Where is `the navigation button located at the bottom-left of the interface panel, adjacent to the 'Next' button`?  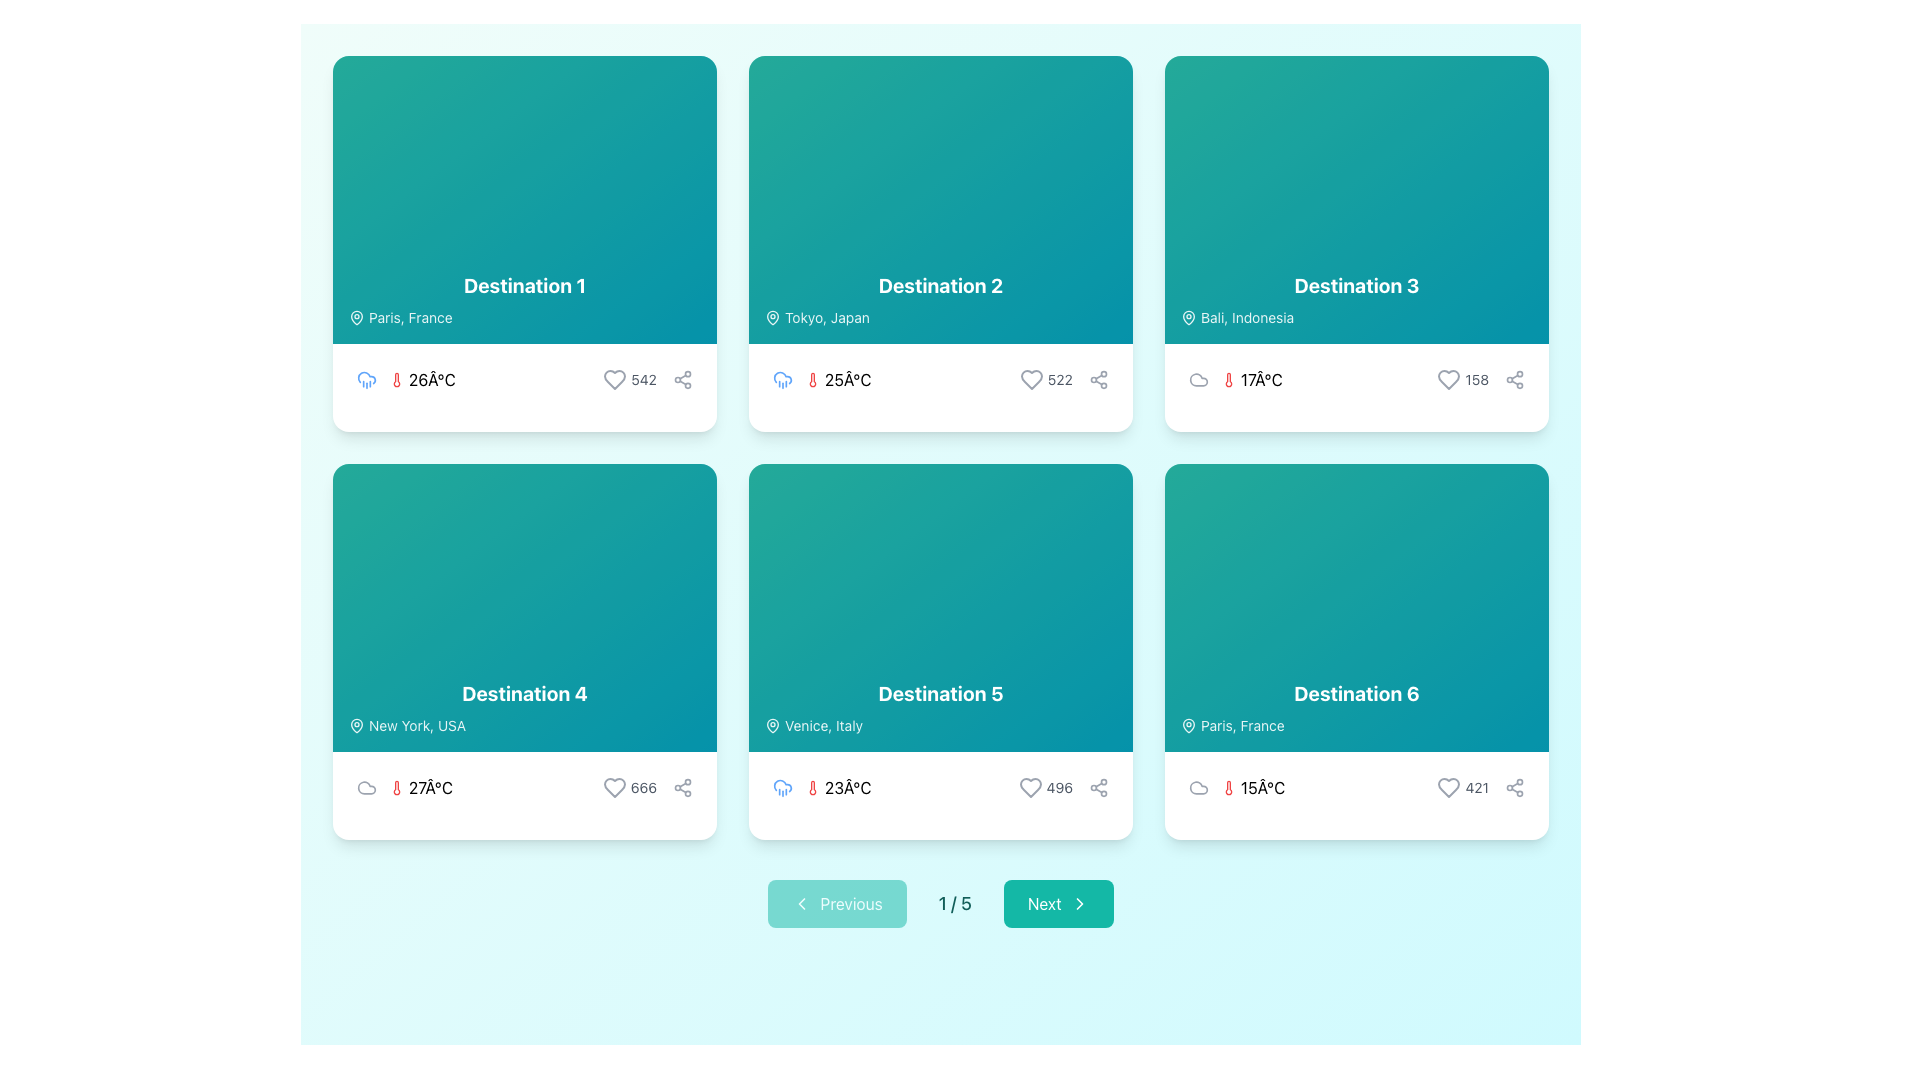 the navigation button located at the bottom-left of the interface panel, adjacent to the 'Next' button is located at coordinates (837, 903).